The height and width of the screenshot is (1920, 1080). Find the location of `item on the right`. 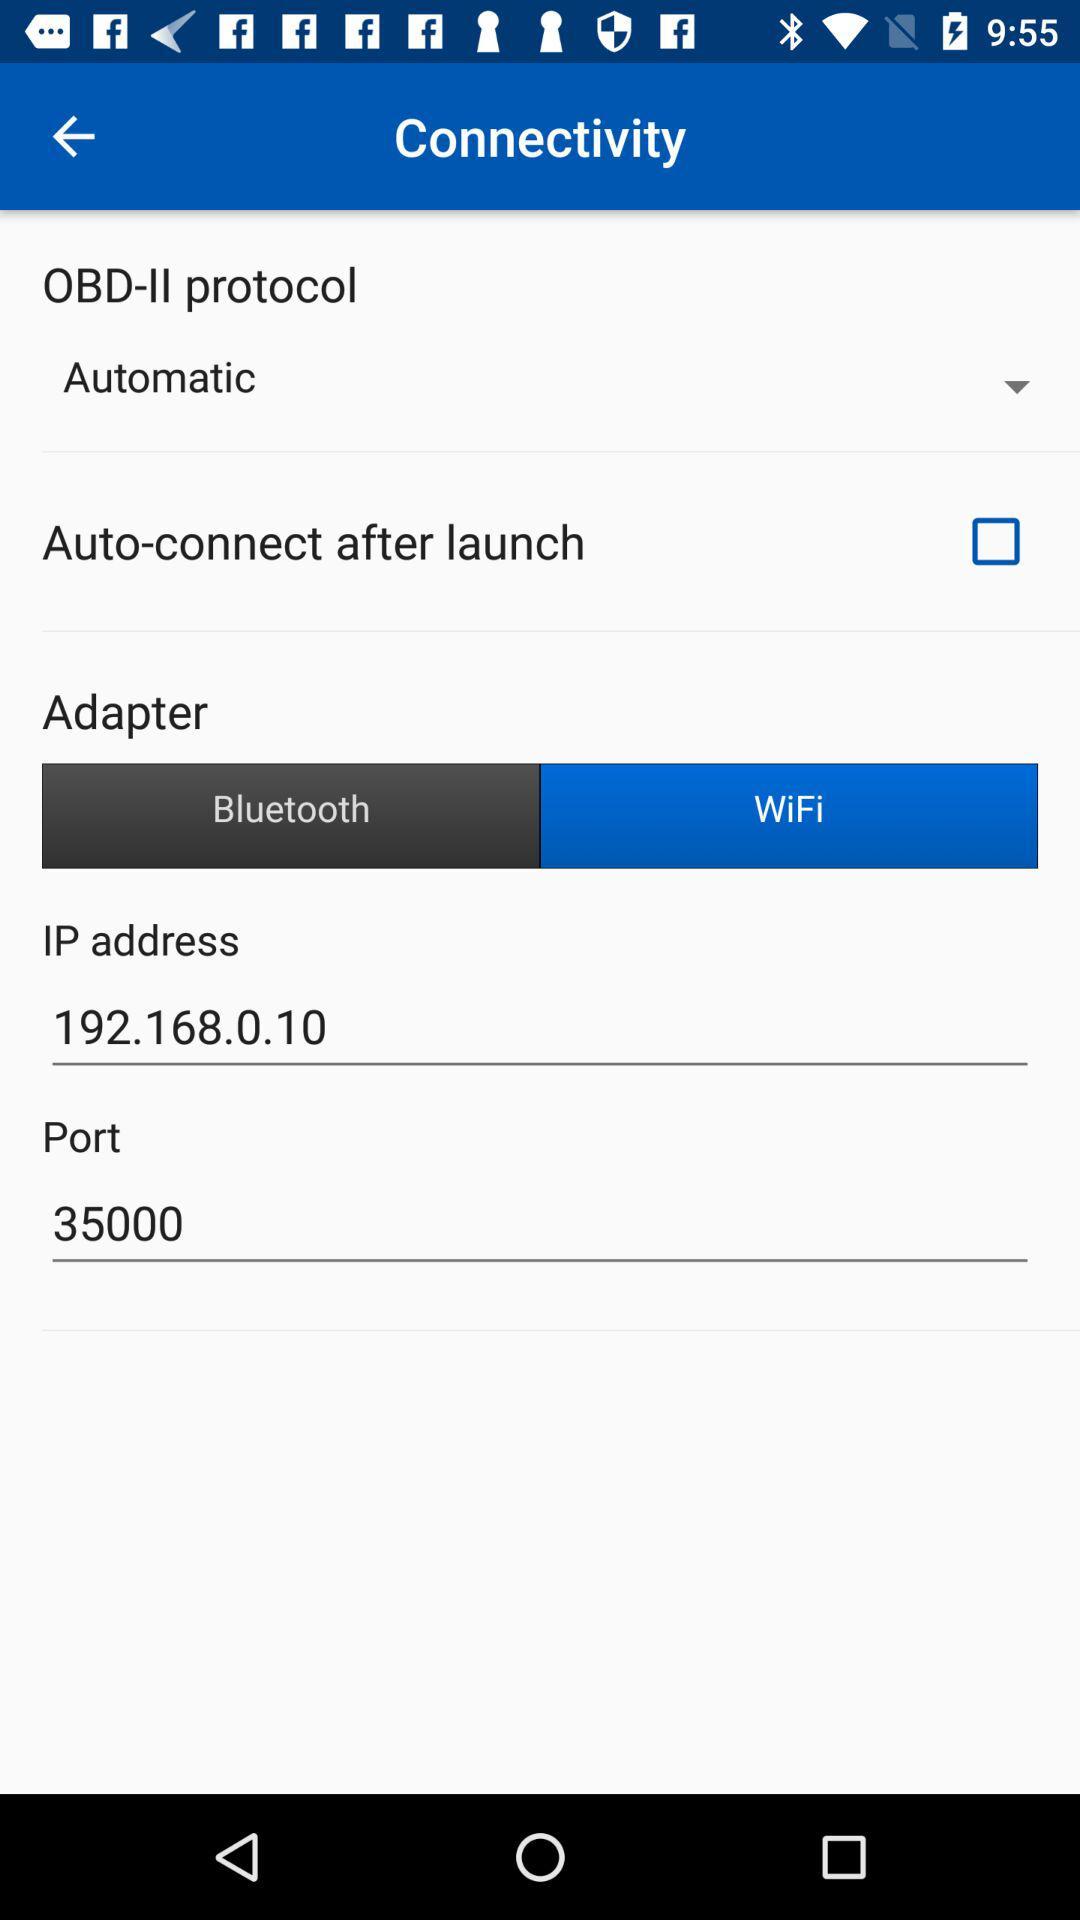

item on the right is located at coordinates (788, 816).